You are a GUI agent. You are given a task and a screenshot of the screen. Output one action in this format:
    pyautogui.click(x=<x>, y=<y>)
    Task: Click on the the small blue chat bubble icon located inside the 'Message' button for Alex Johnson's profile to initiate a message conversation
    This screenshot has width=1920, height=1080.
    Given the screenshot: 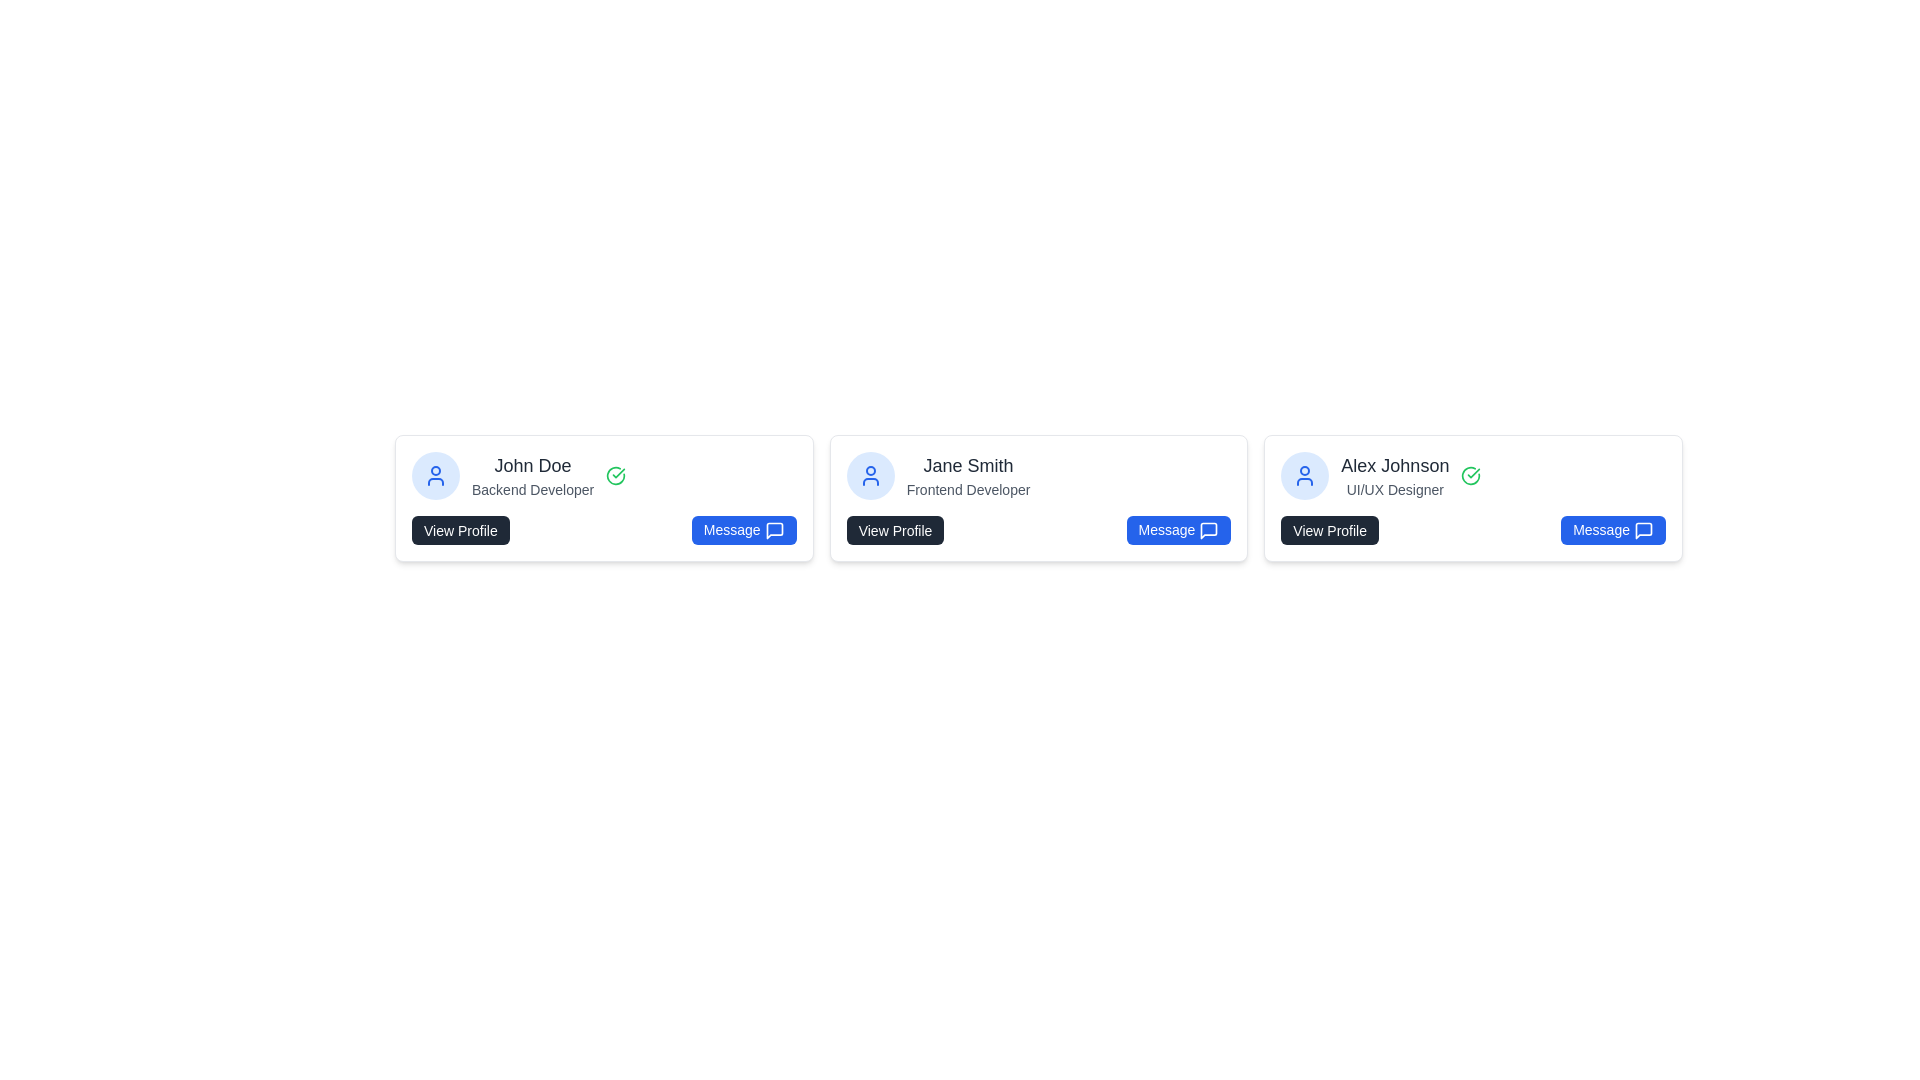 What is the action you would take?
    pyautogui.click(x=1643, y=530)
    